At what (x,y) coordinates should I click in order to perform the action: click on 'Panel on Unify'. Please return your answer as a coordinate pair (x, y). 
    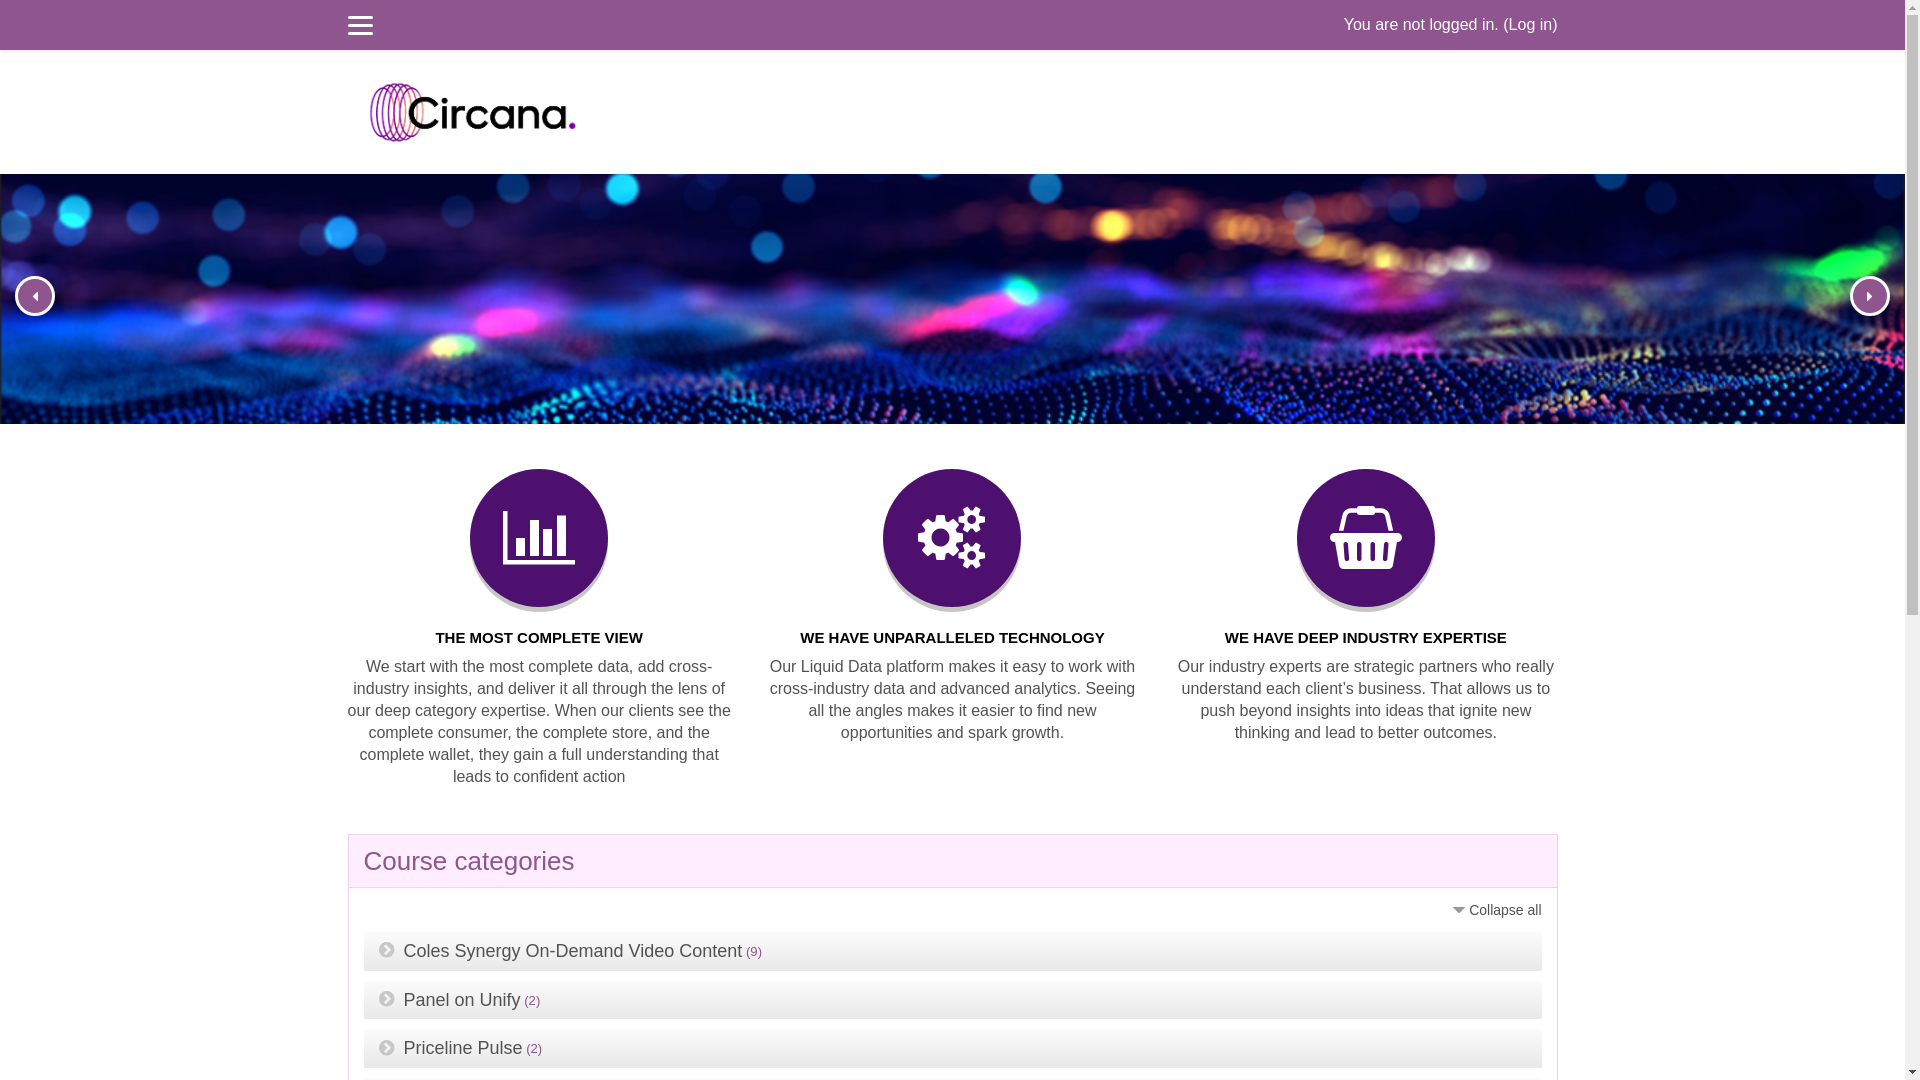
    Looking at the image, I should click on (461, 999).